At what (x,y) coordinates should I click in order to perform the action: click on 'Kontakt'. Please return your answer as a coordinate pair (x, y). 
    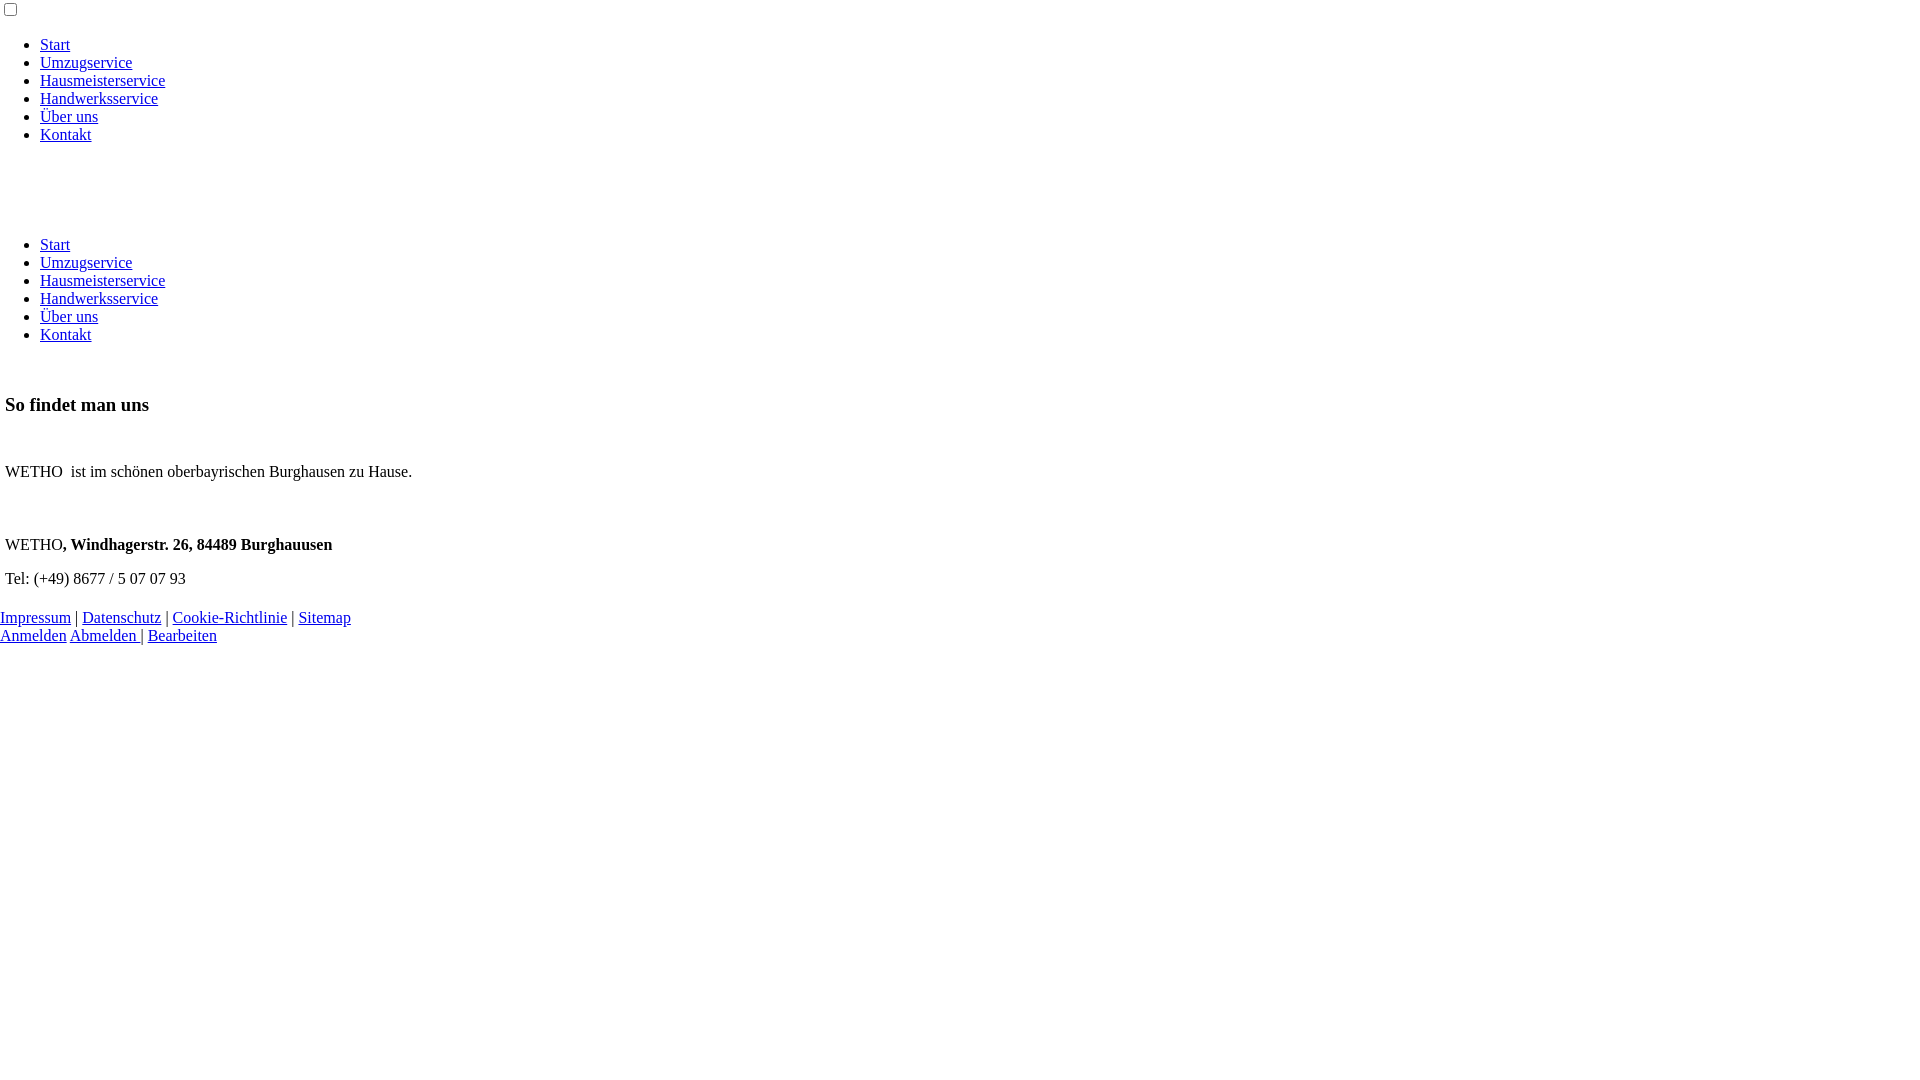
    Looking at the image, I should click on (66, 134).